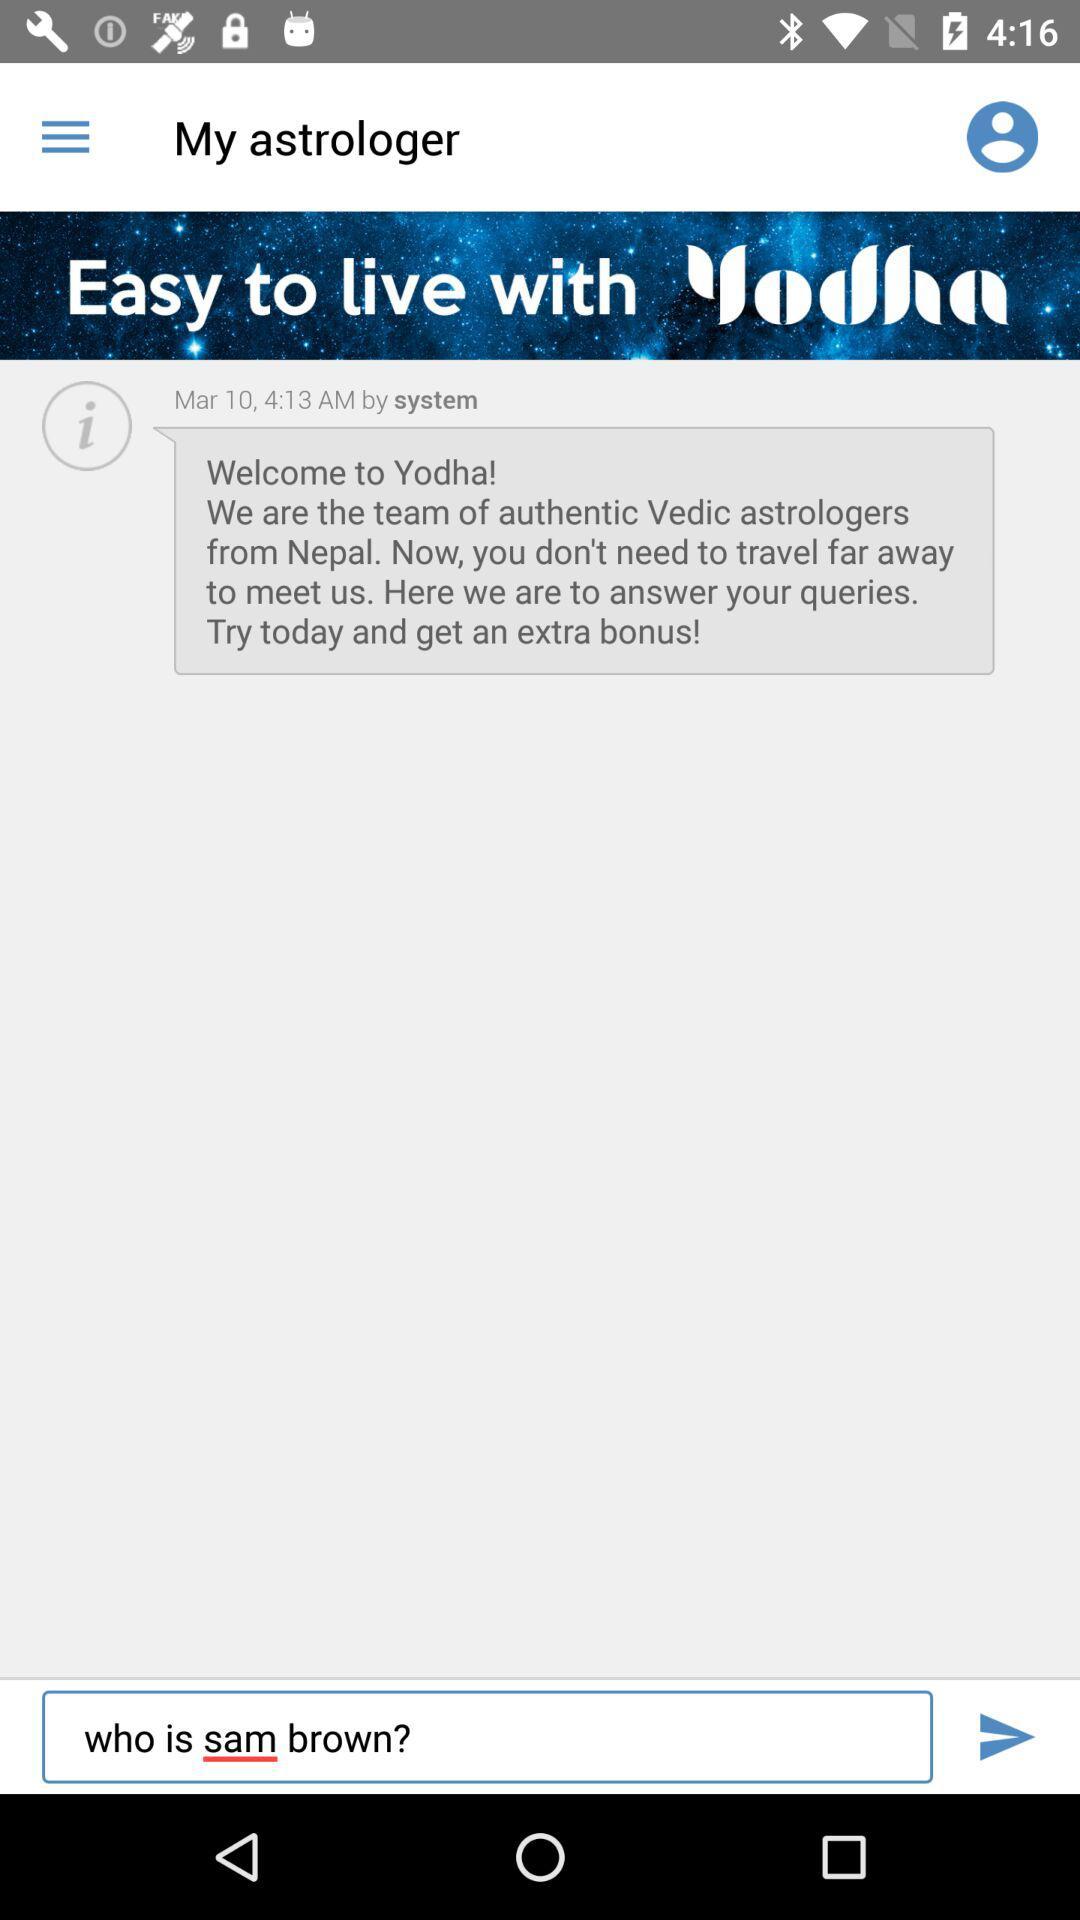  I want to click on the welcome to yodha, so click(584, 550).